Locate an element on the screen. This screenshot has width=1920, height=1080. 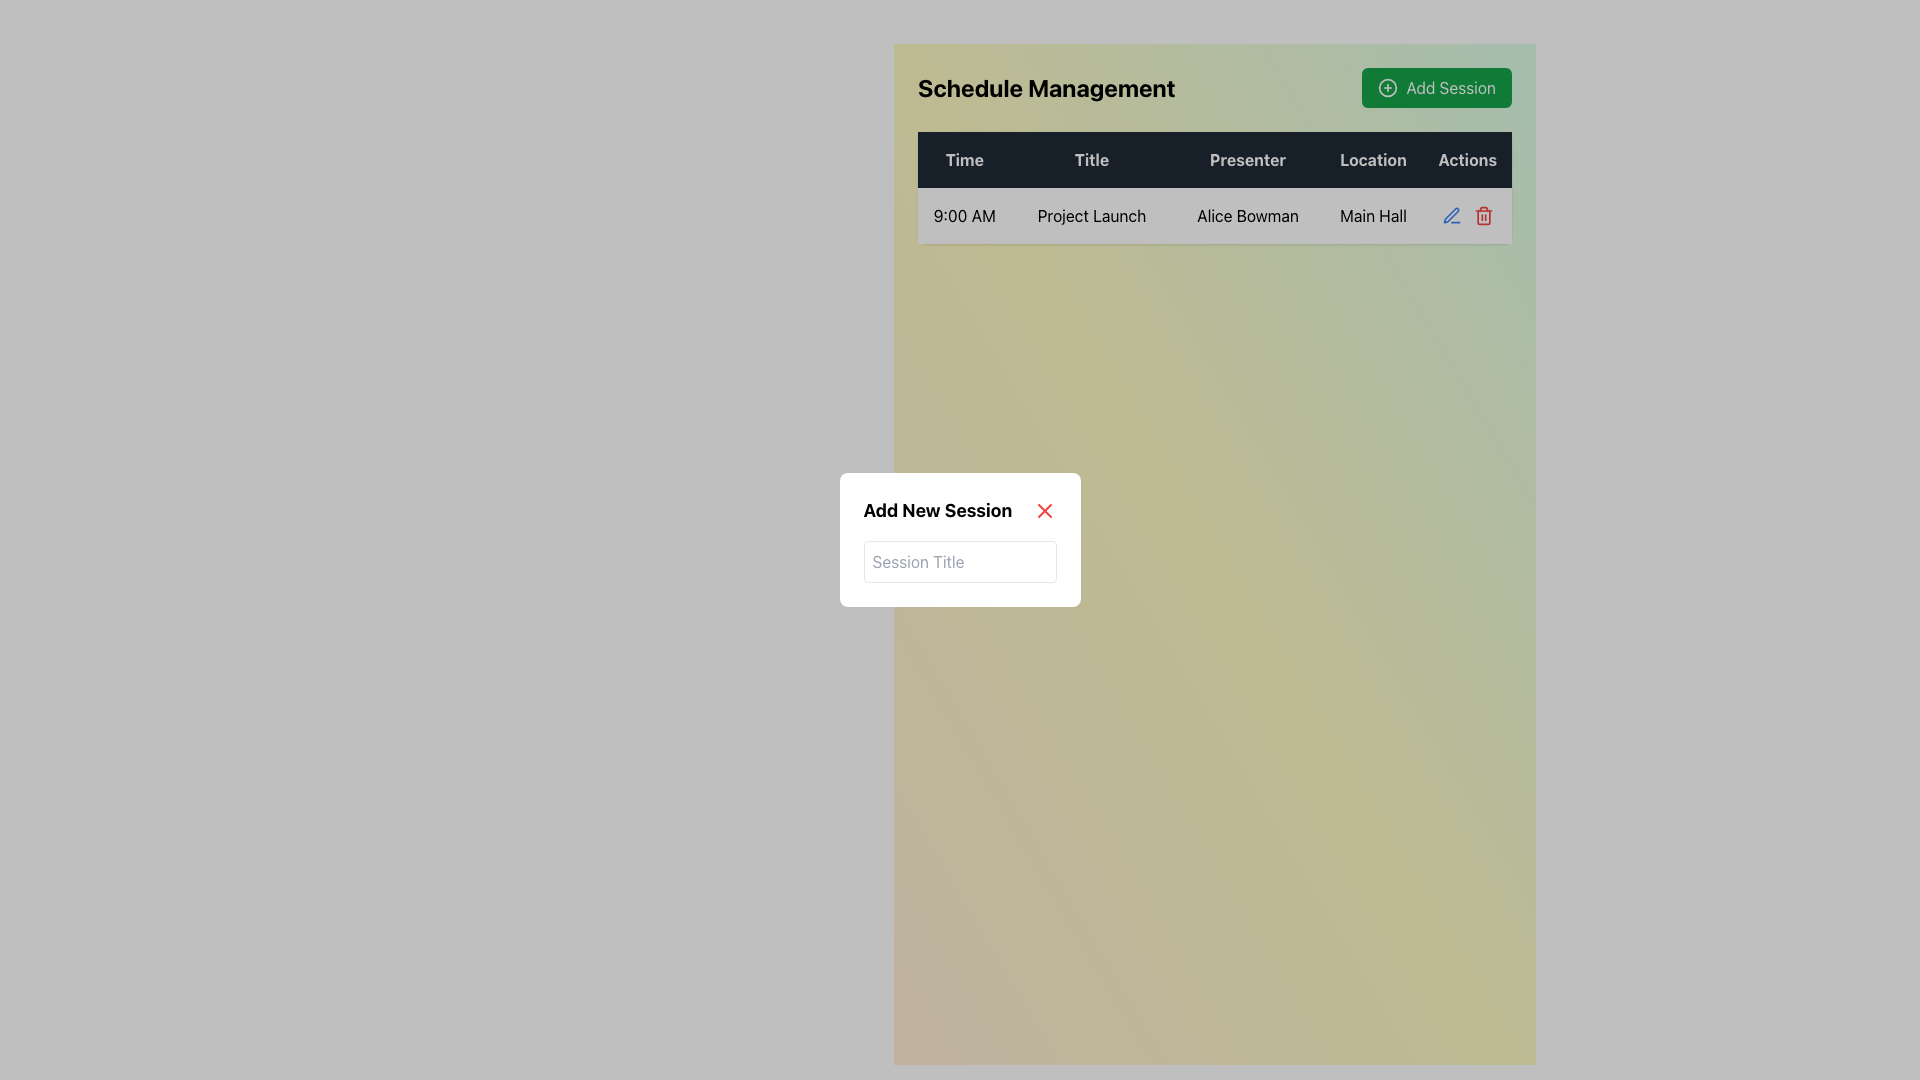
the text label displaying 'Location', which is the fourth item in a row of headers, positioned between 'Presenter' and 'Actions' is located at coordinates (1372, 158).